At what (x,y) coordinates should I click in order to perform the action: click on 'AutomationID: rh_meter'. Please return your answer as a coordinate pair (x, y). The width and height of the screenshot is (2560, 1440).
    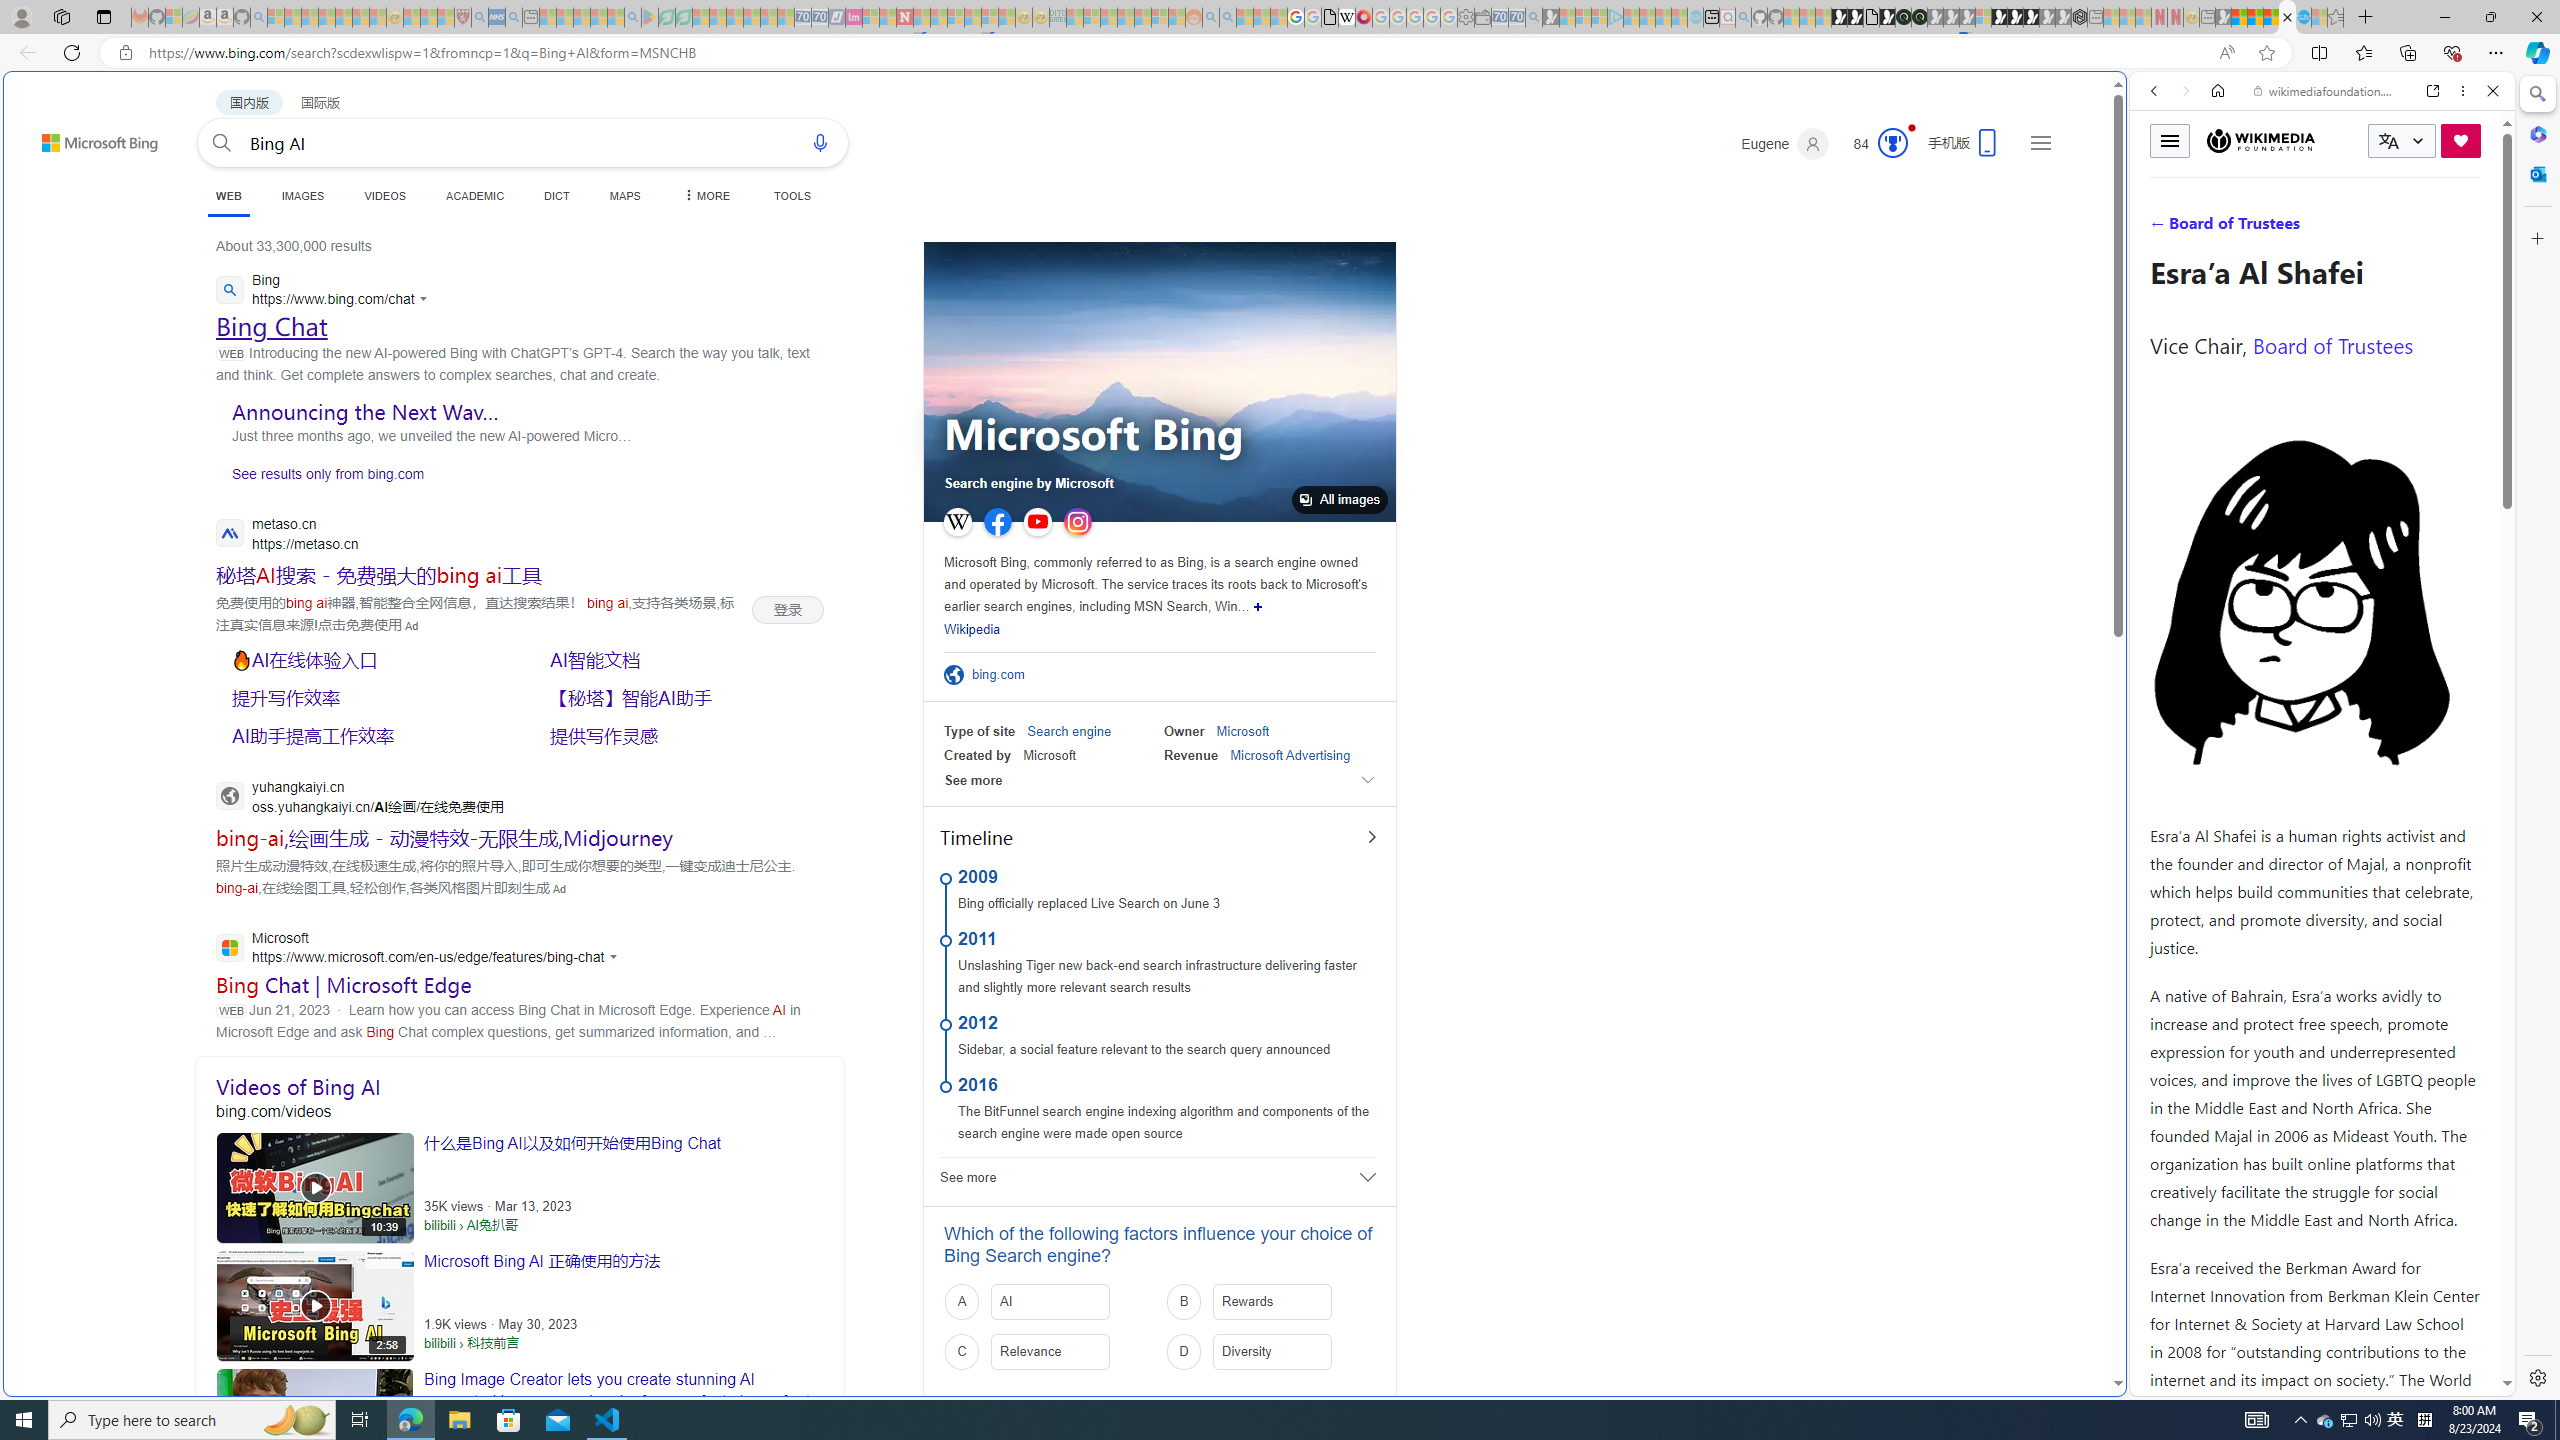
    Looking at the image, I should click on (1892, 141).